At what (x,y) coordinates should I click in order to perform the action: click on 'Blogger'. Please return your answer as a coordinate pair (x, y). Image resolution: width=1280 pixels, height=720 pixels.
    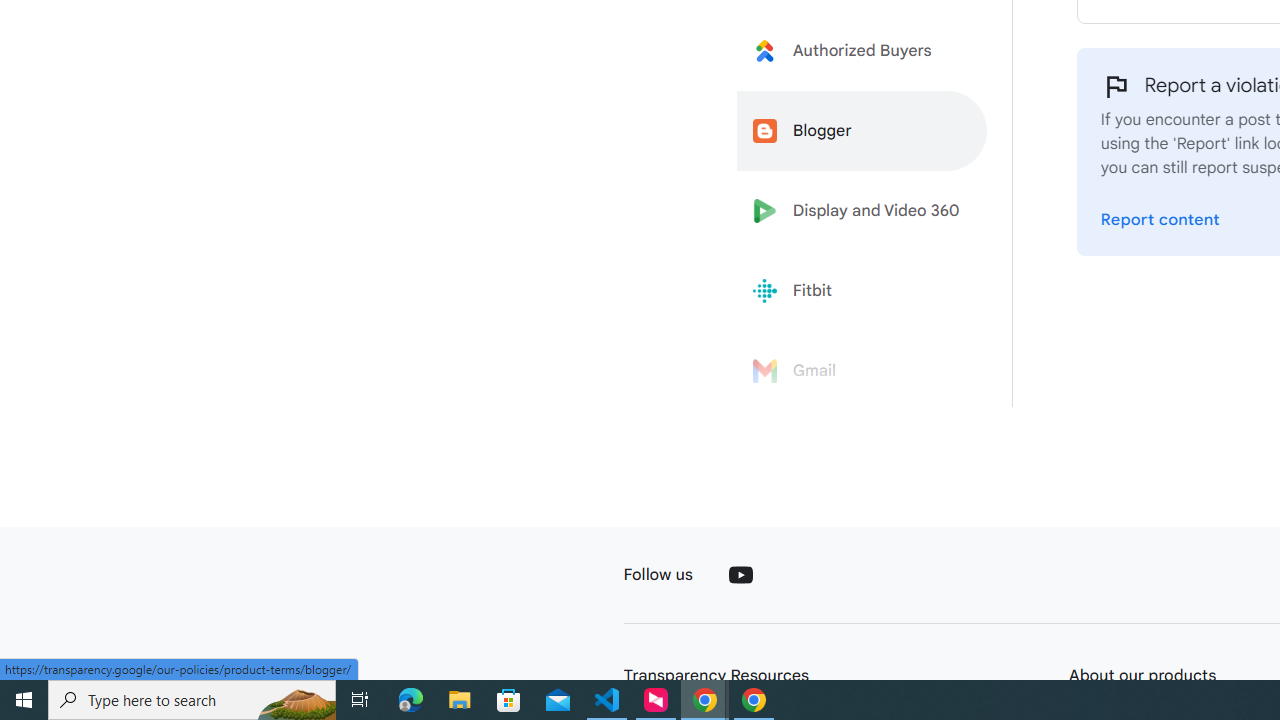
    Looking at the image, I should click on (862, 131).